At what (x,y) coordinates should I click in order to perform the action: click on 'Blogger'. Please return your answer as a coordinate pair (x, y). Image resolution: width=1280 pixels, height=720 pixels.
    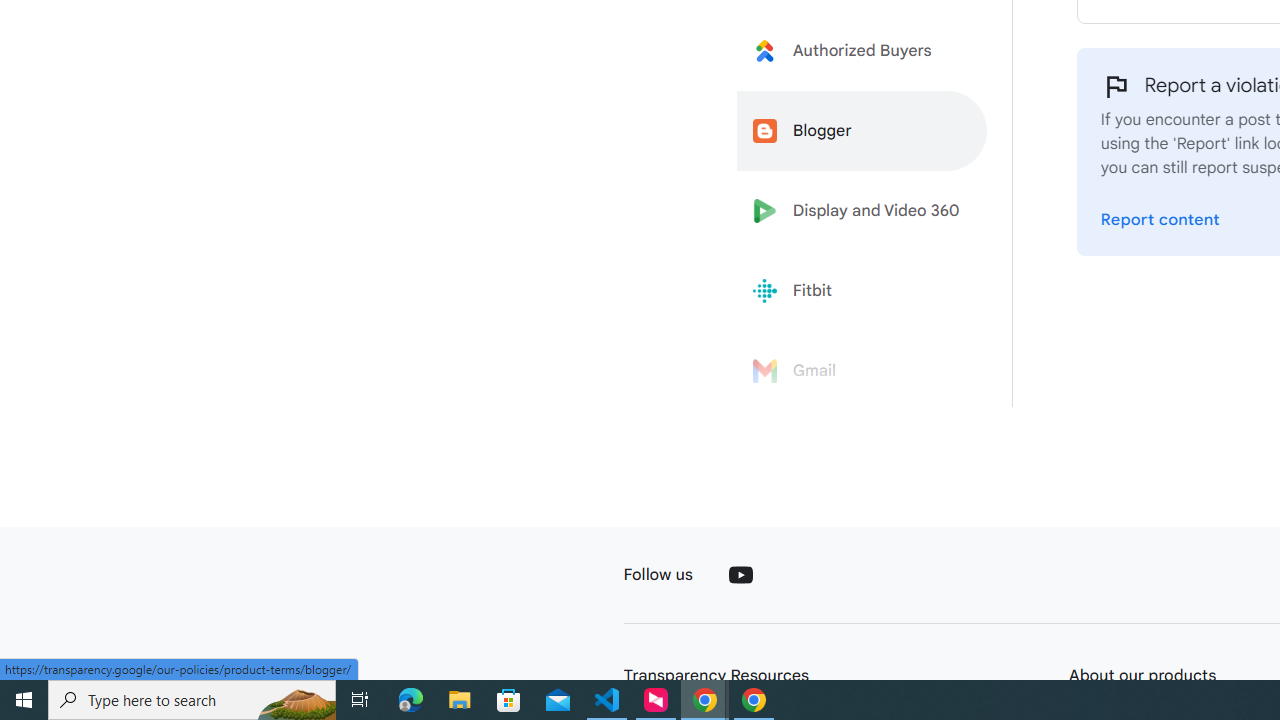
    Looking at the image, I should click on (862, 131).